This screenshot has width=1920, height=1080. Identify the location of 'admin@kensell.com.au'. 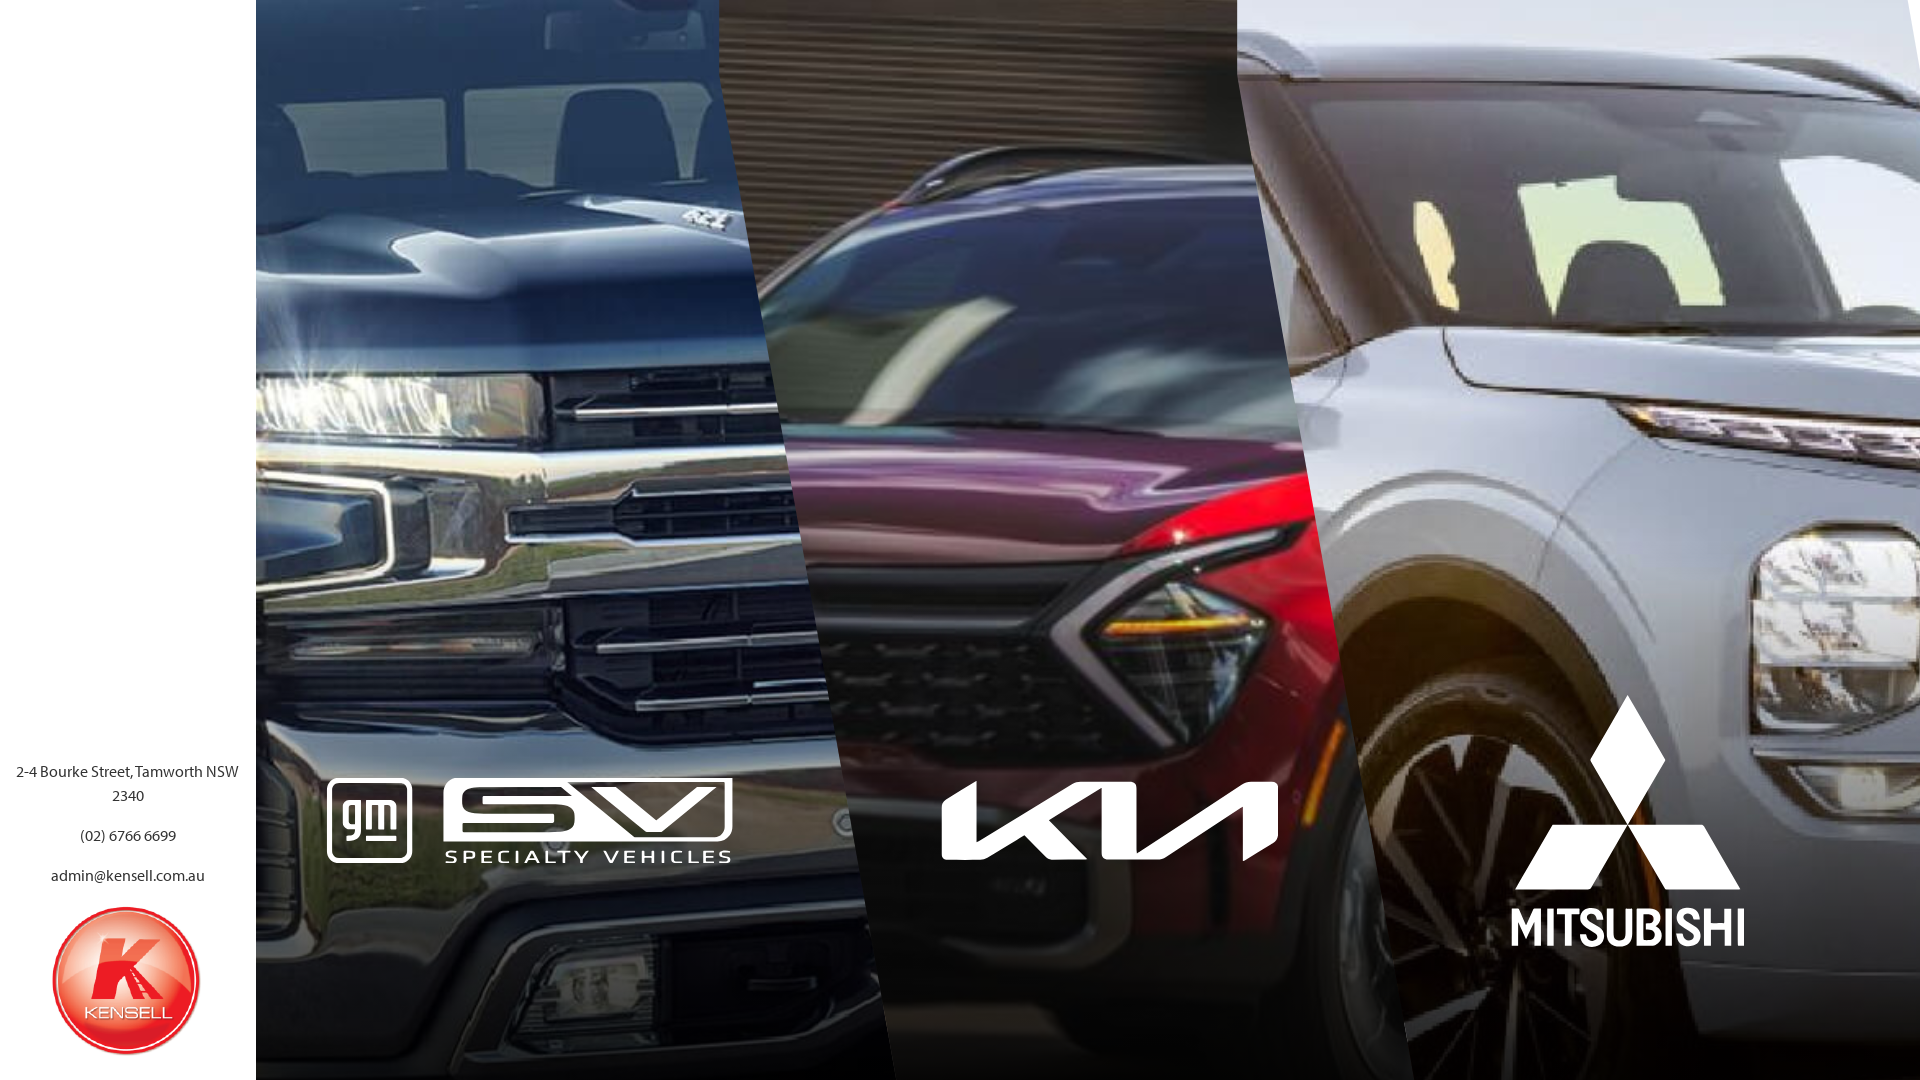
(127, 874).